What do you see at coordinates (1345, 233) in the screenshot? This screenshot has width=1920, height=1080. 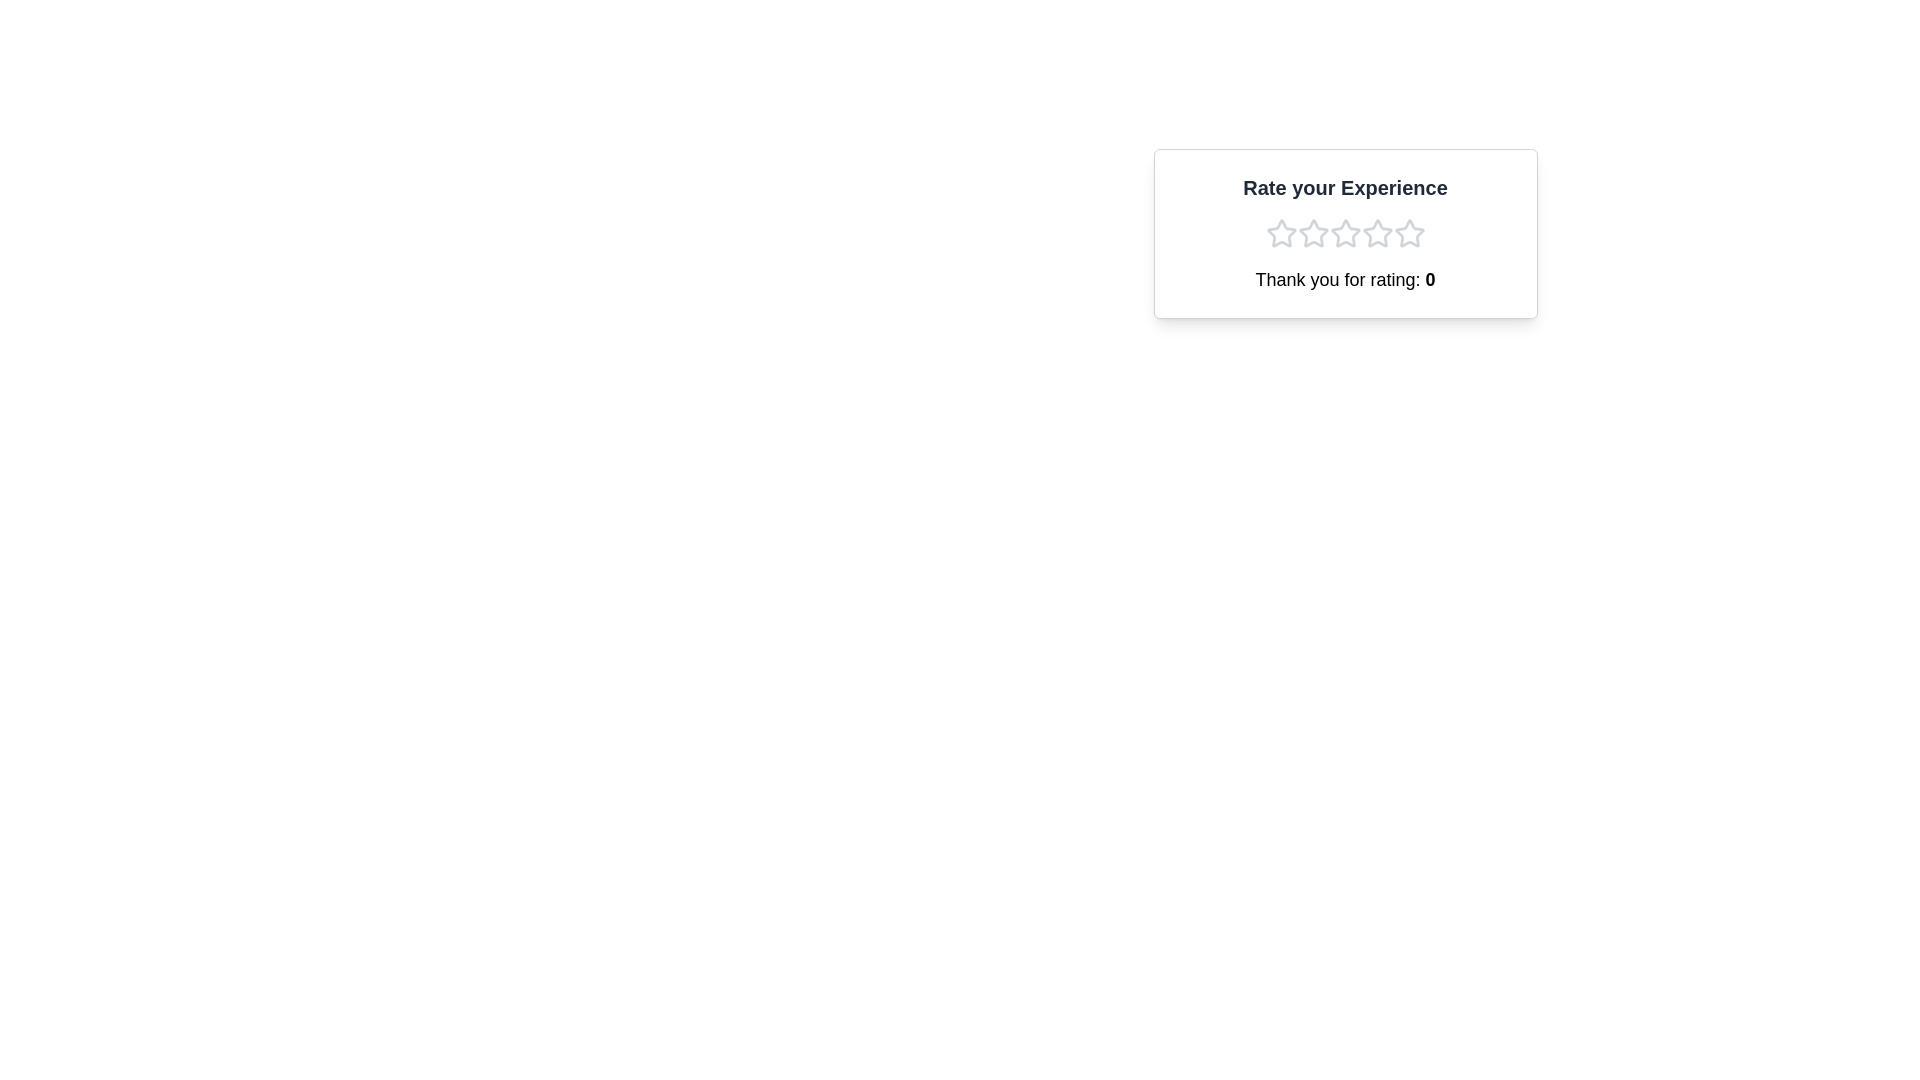 I see `the stars in the interactive rating card` at bounding box center [1345, 233].